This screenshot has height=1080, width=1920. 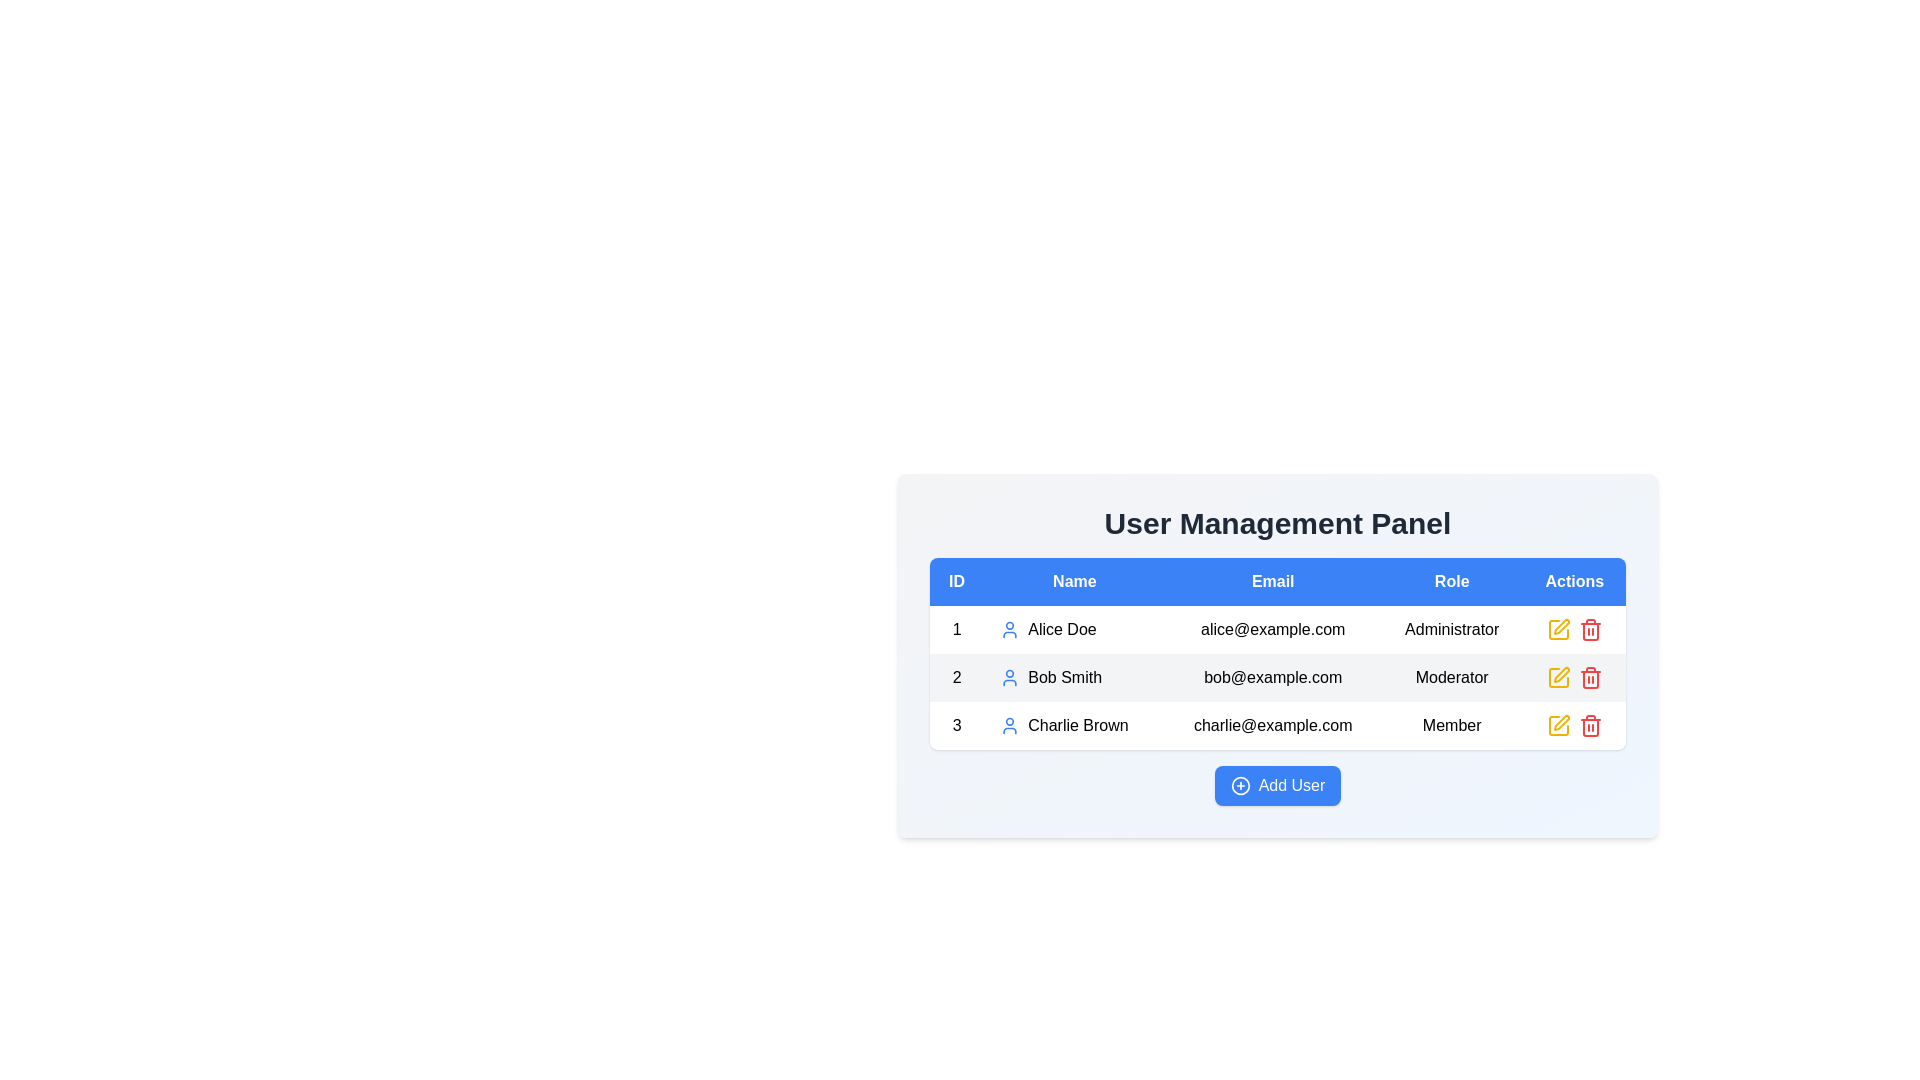 What do you see at coordinates (1272, 725) in the screenshot?
I see `the text label displaying Charlie Brown's email address, located in the third row of the table under the 'Email' column` at bounding box center [1272, 725].